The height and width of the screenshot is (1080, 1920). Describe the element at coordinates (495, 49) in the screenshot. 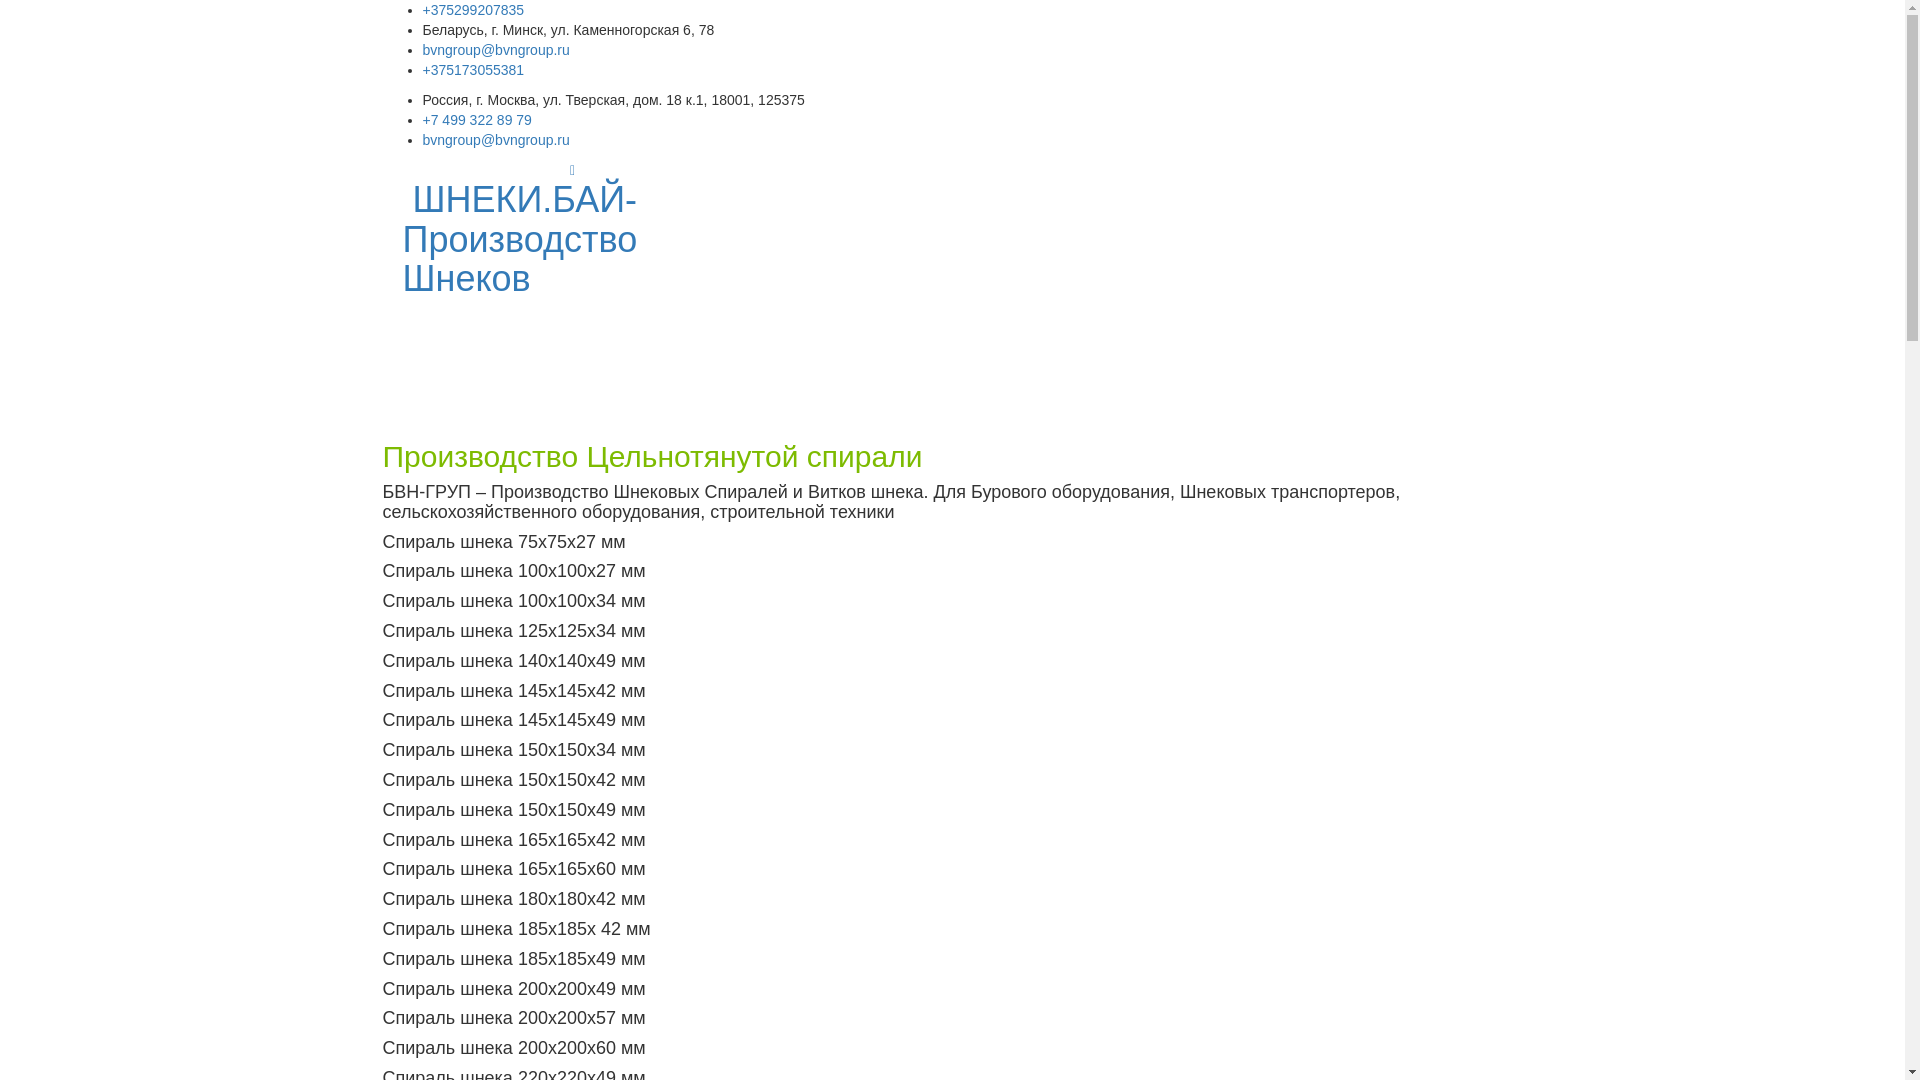

I see `'bvngroup@bvngroup.ru'` at that location.